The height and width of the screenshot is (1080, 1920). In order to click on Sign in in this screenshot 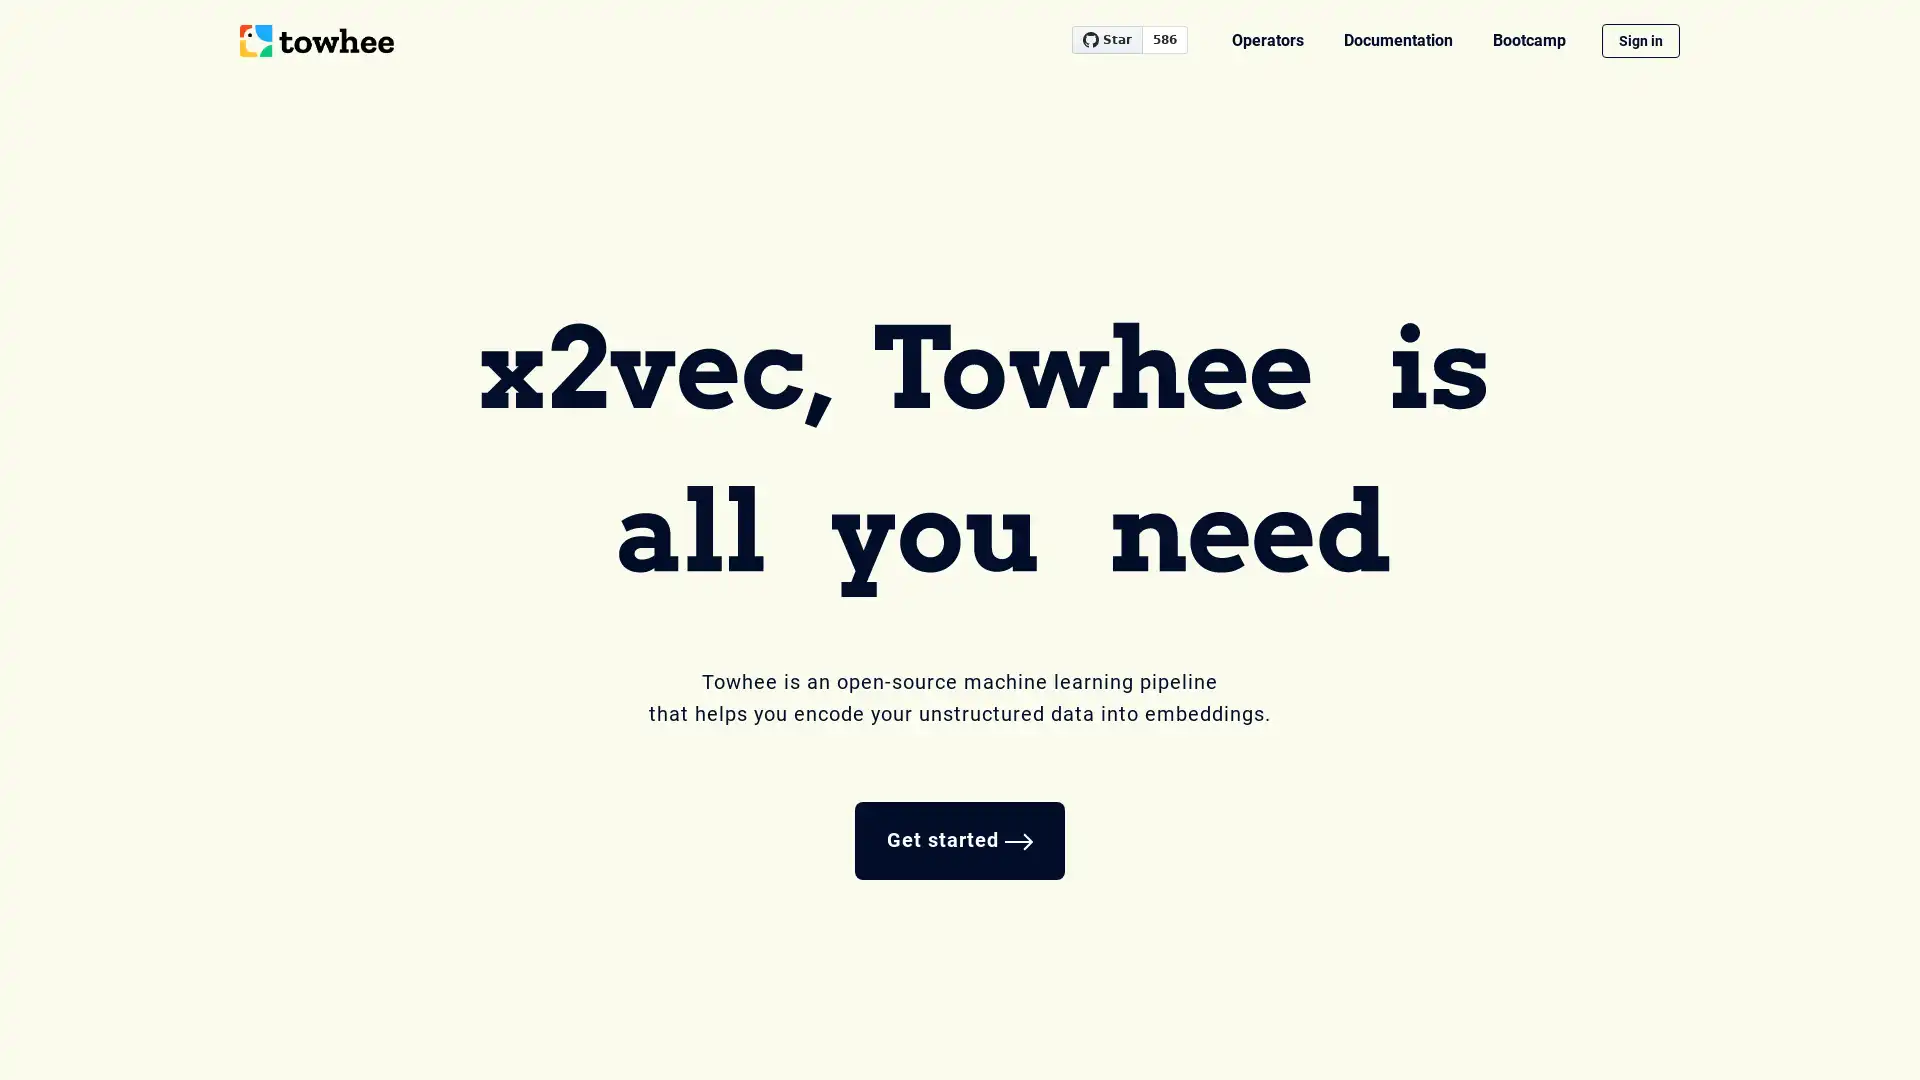, I will do `click(1641, 41)`.